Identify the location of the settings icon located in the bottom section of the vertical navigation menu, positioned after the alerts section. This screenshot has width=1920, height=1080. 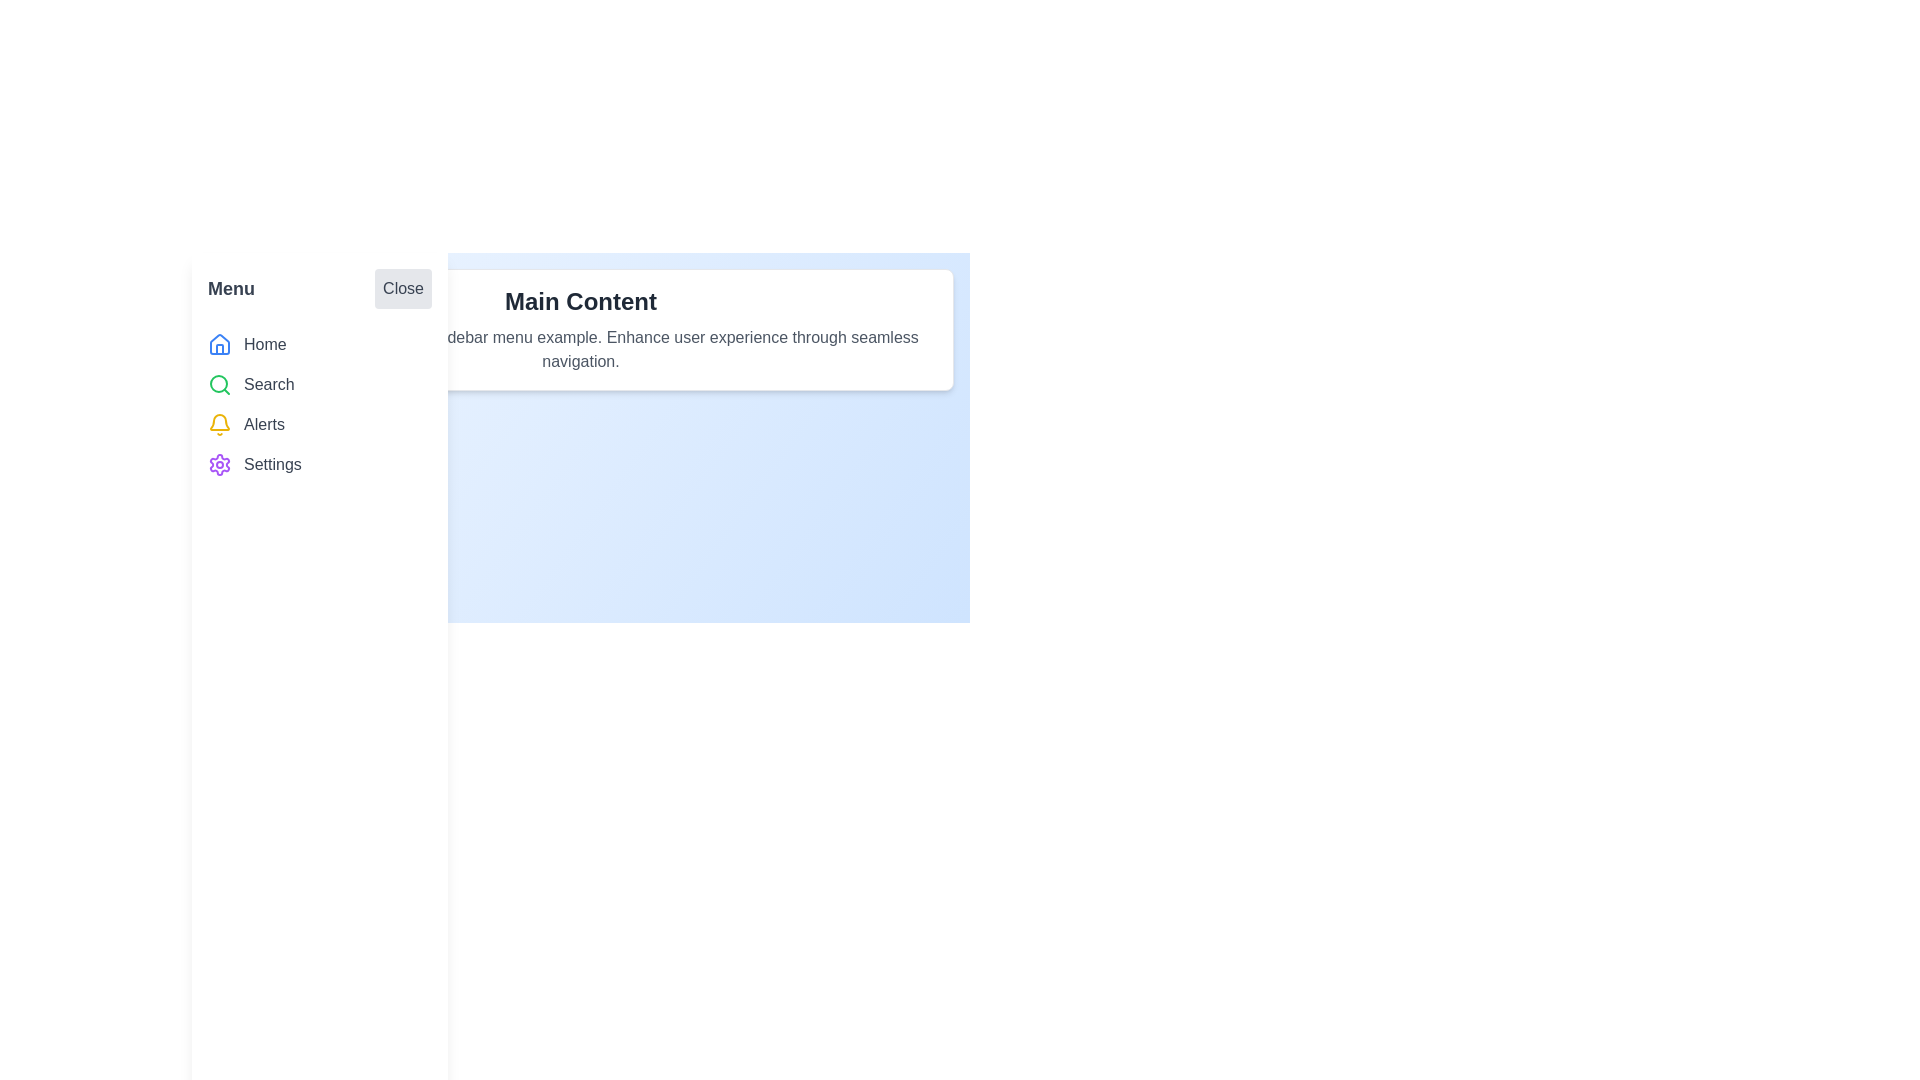
(220, 465).